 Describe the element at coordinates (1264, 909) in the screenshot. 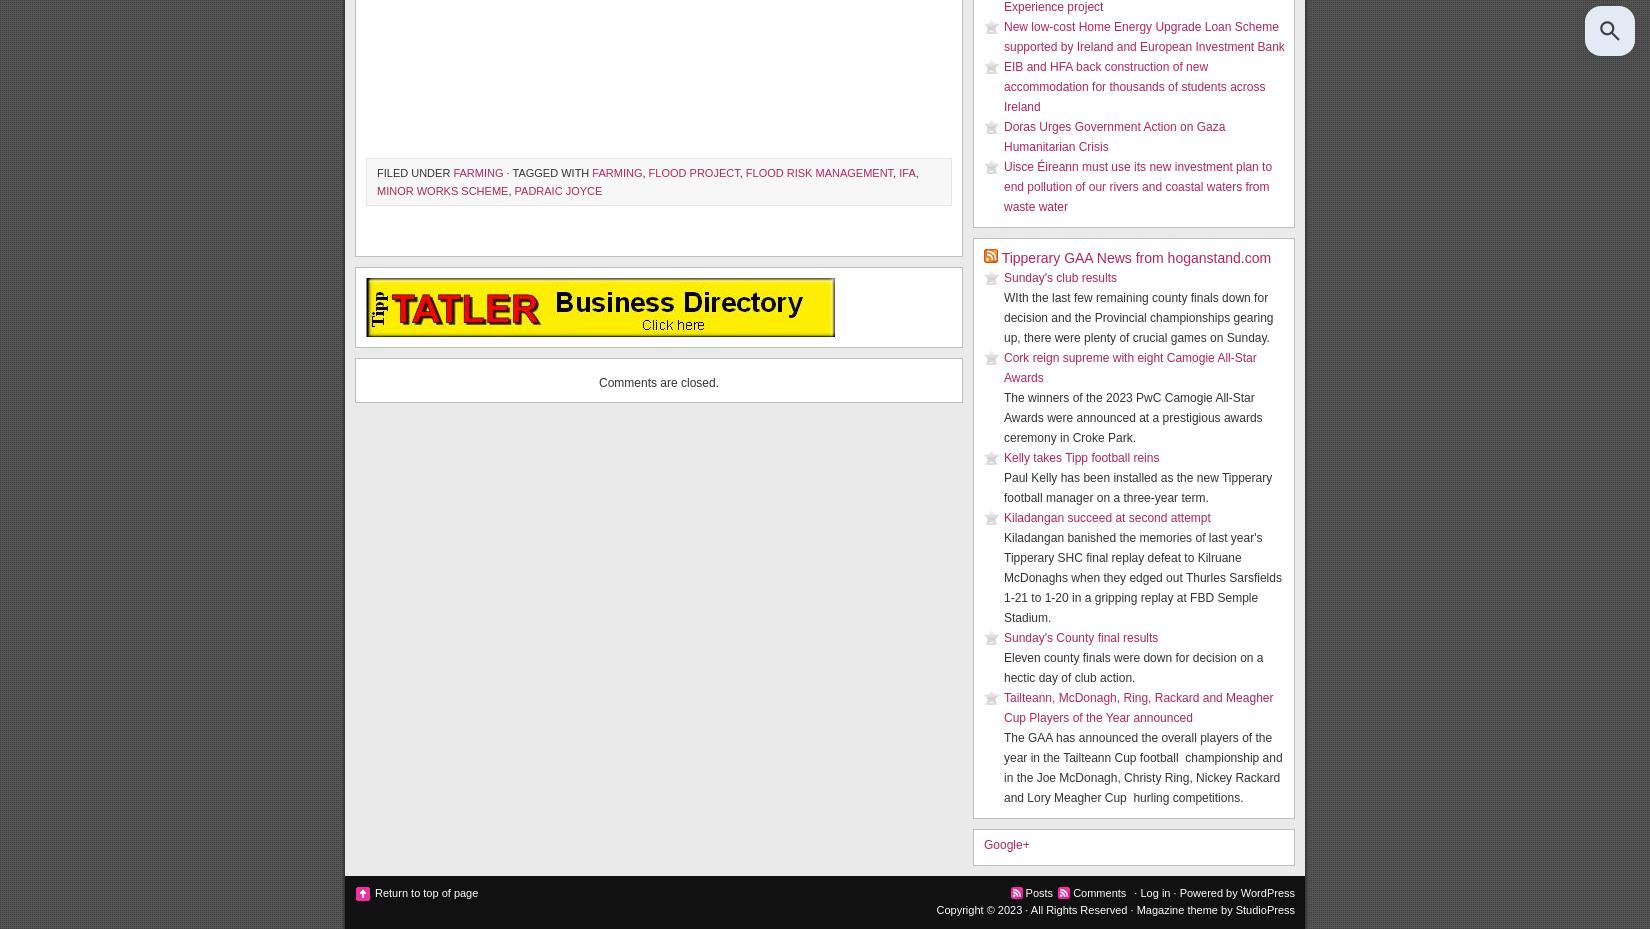

I see `'StudioPress'` at that location.